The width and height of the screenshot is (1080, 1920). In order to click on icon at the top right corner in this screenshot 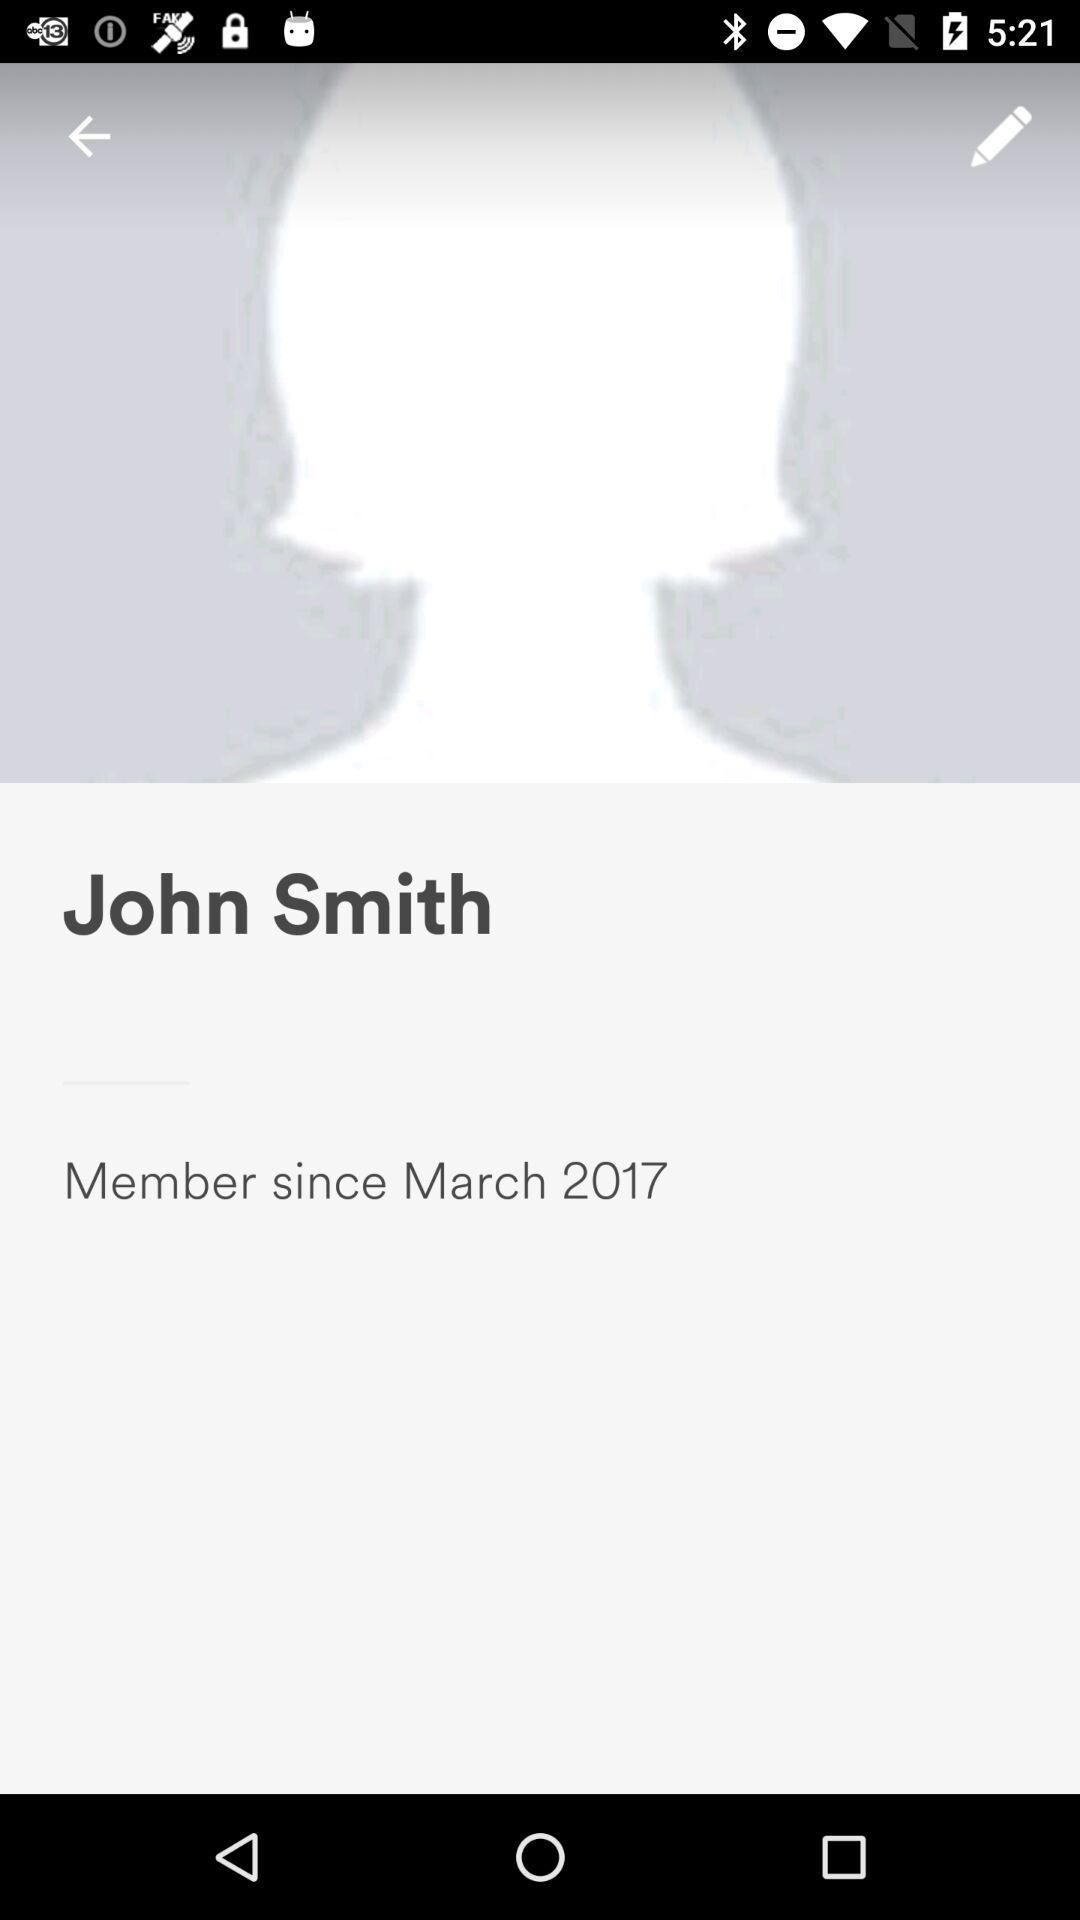, I will do `click(1001, 135)`.